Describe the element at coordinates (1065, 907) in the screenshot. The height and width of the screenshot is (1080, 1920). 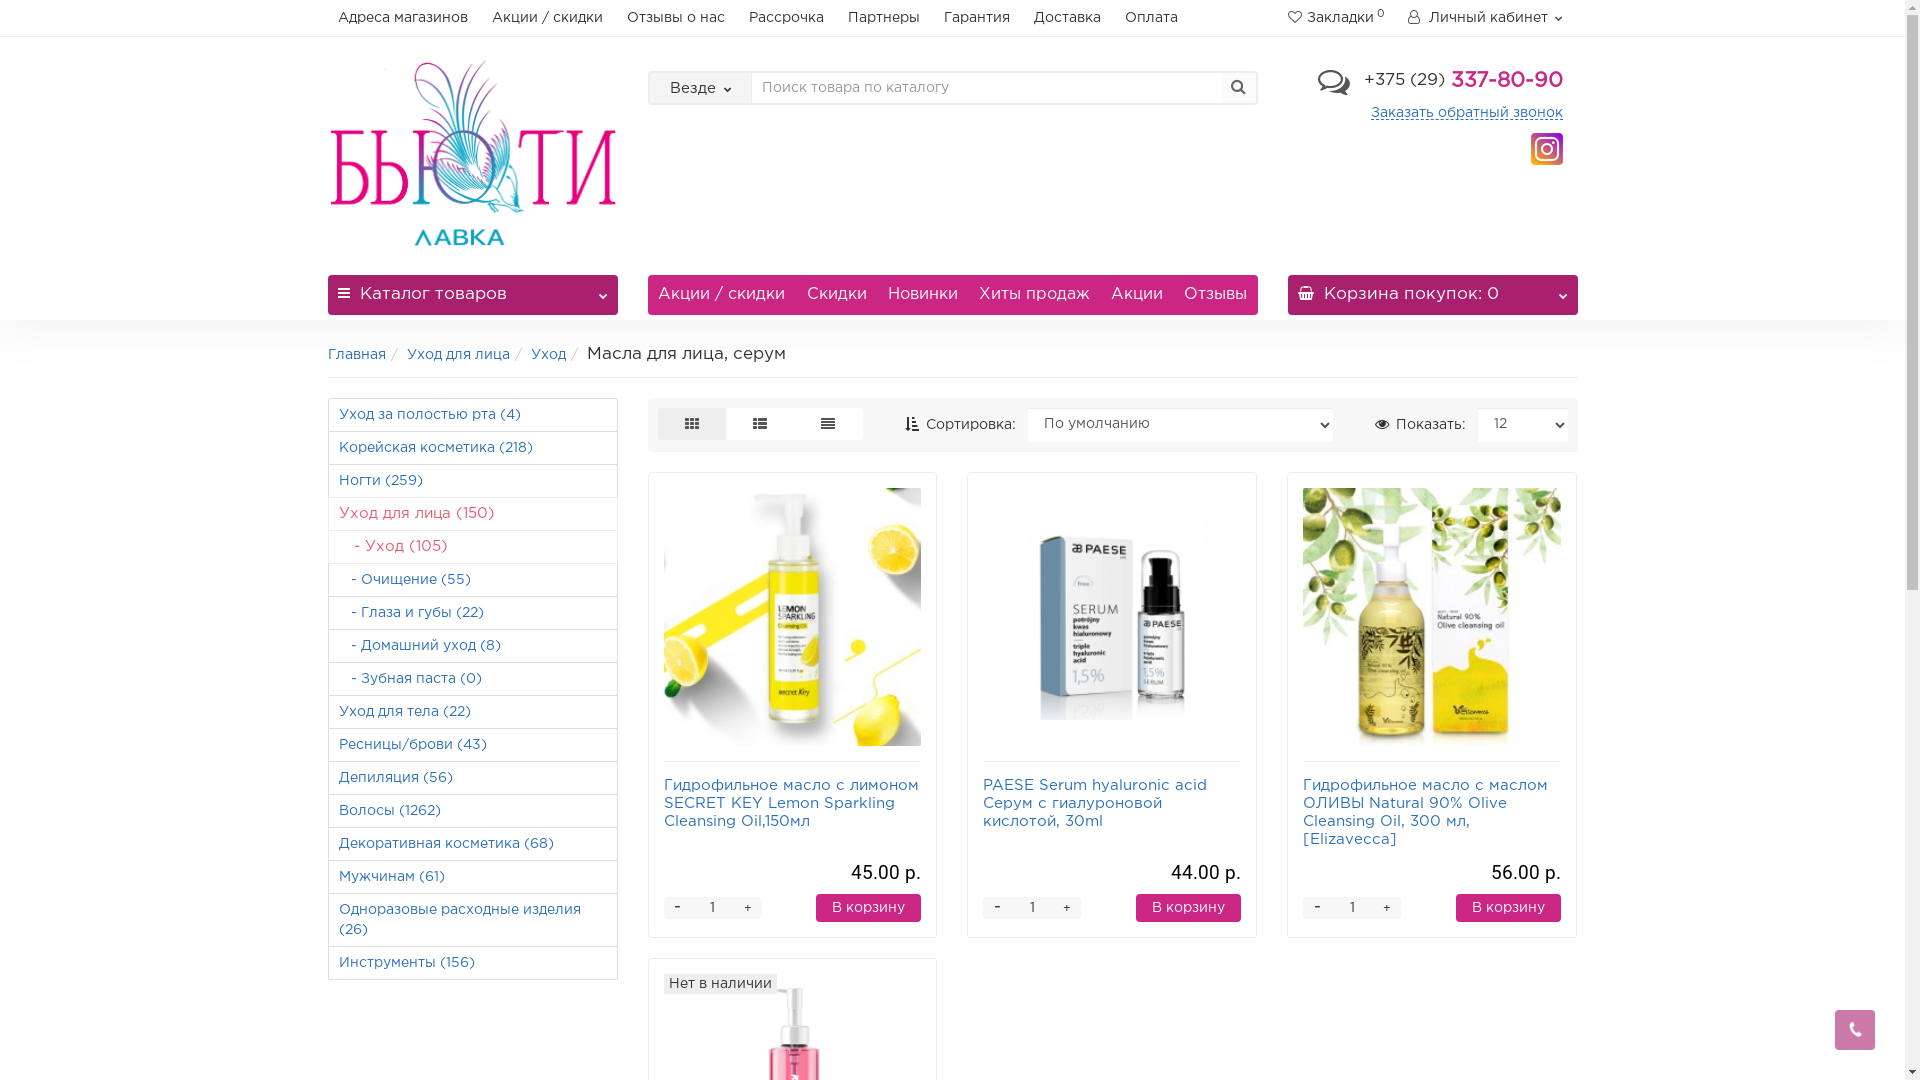
I see `'+'` at that location.